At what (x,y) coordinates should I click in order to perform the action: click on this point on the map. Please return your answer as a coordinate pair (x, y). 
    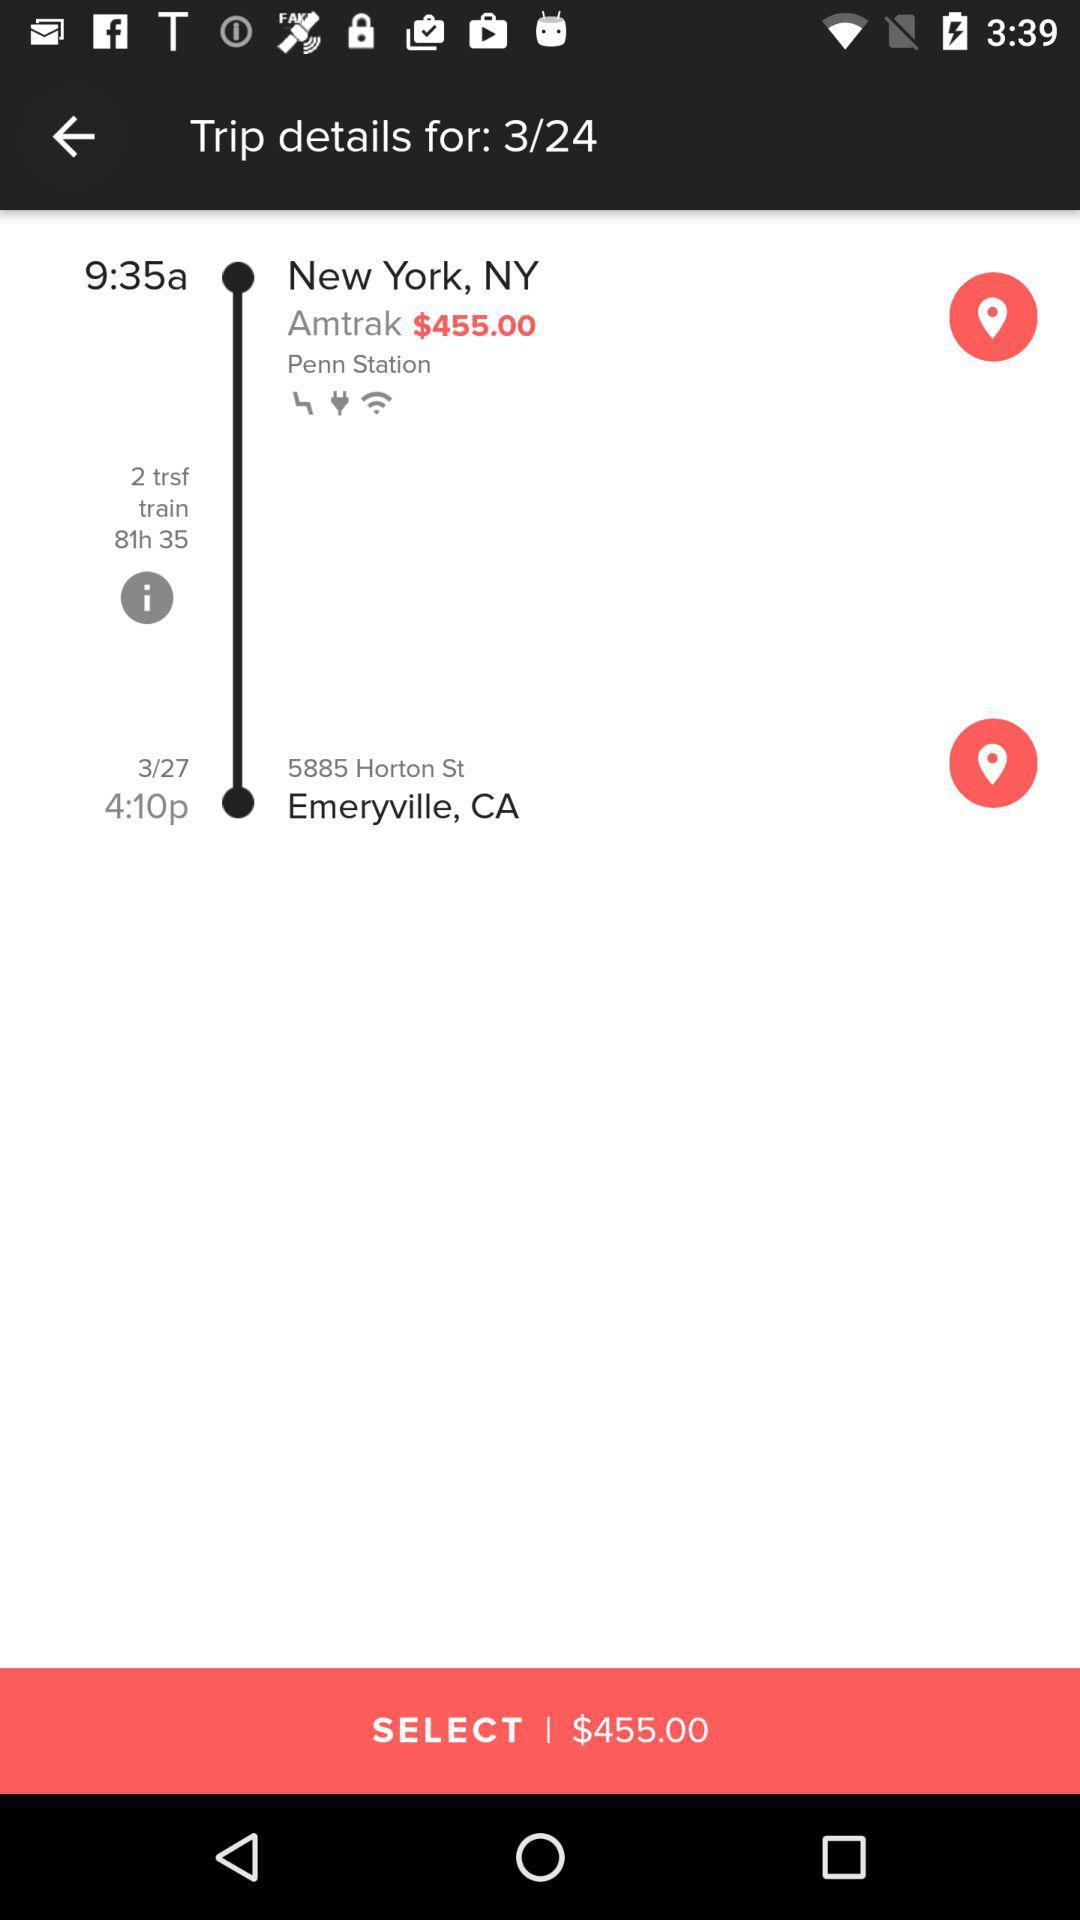
    Looking at the image, I should click on (993, 315).